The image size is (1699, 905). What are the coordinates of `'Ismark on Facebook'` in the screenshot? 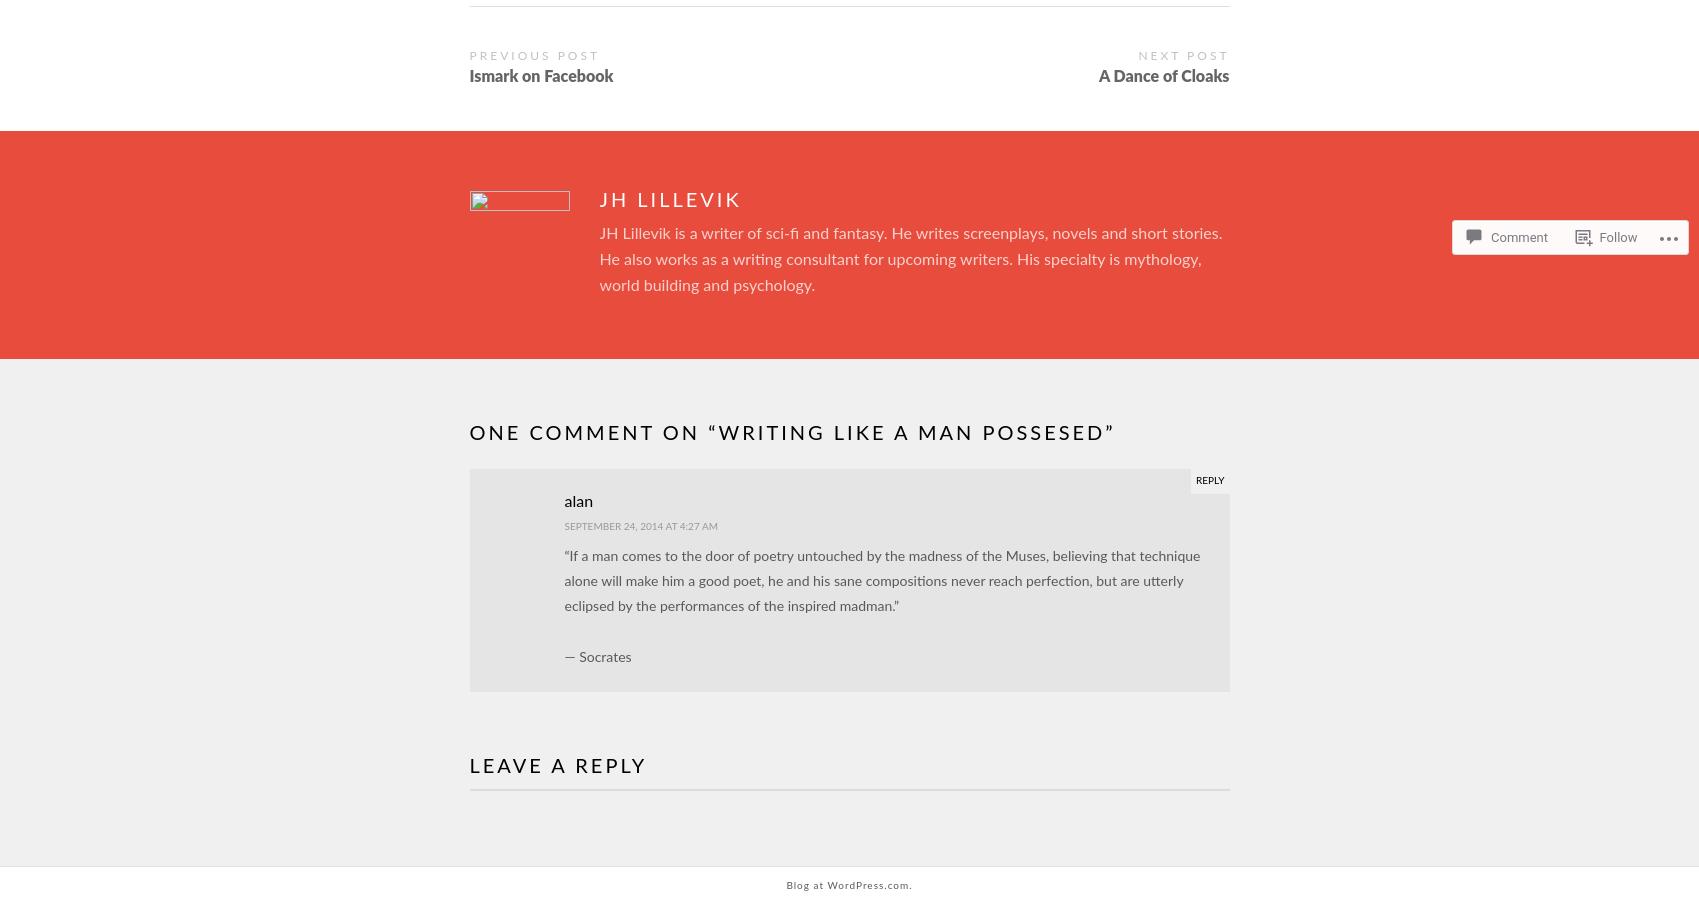 It's located at (539, 77).